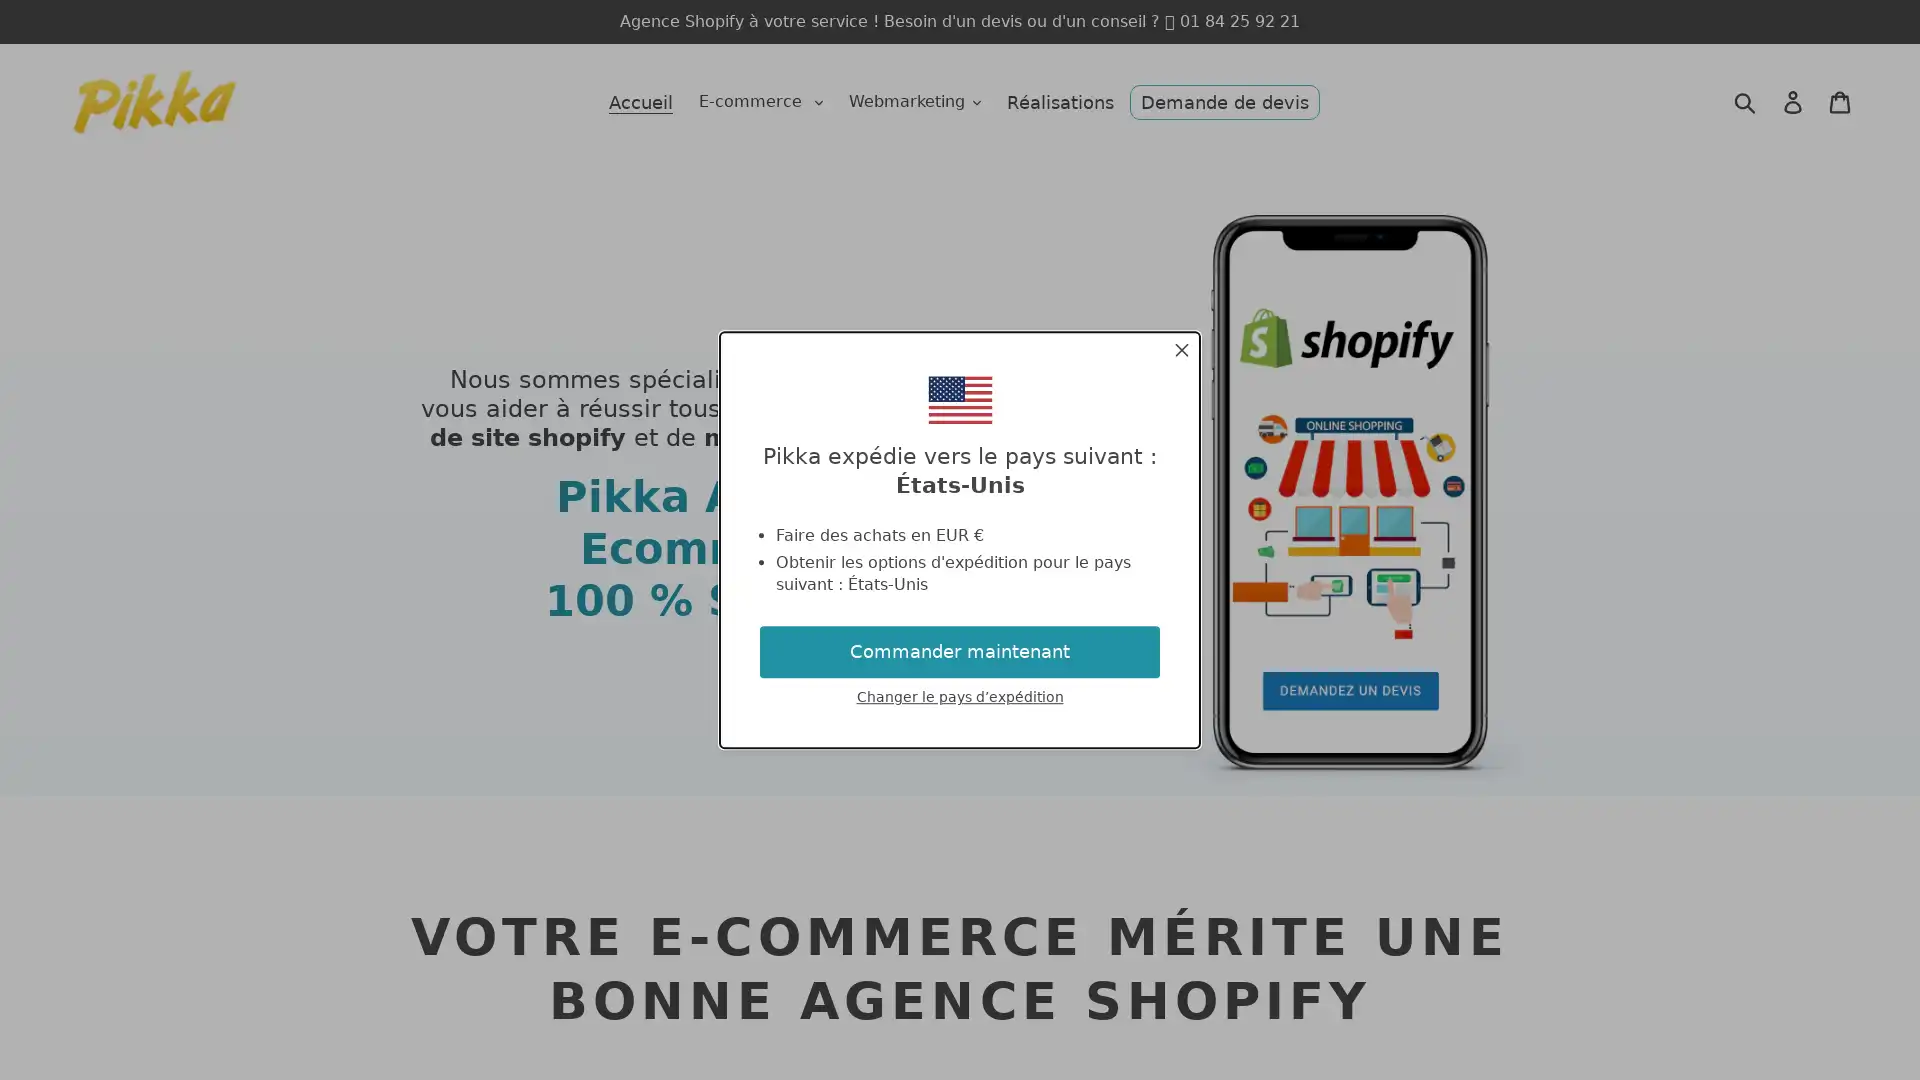  What do you see at coordinates (958, 696) in the screenshot?
I see `Changer le pays dexpedition` at bounding box center [958, 696].